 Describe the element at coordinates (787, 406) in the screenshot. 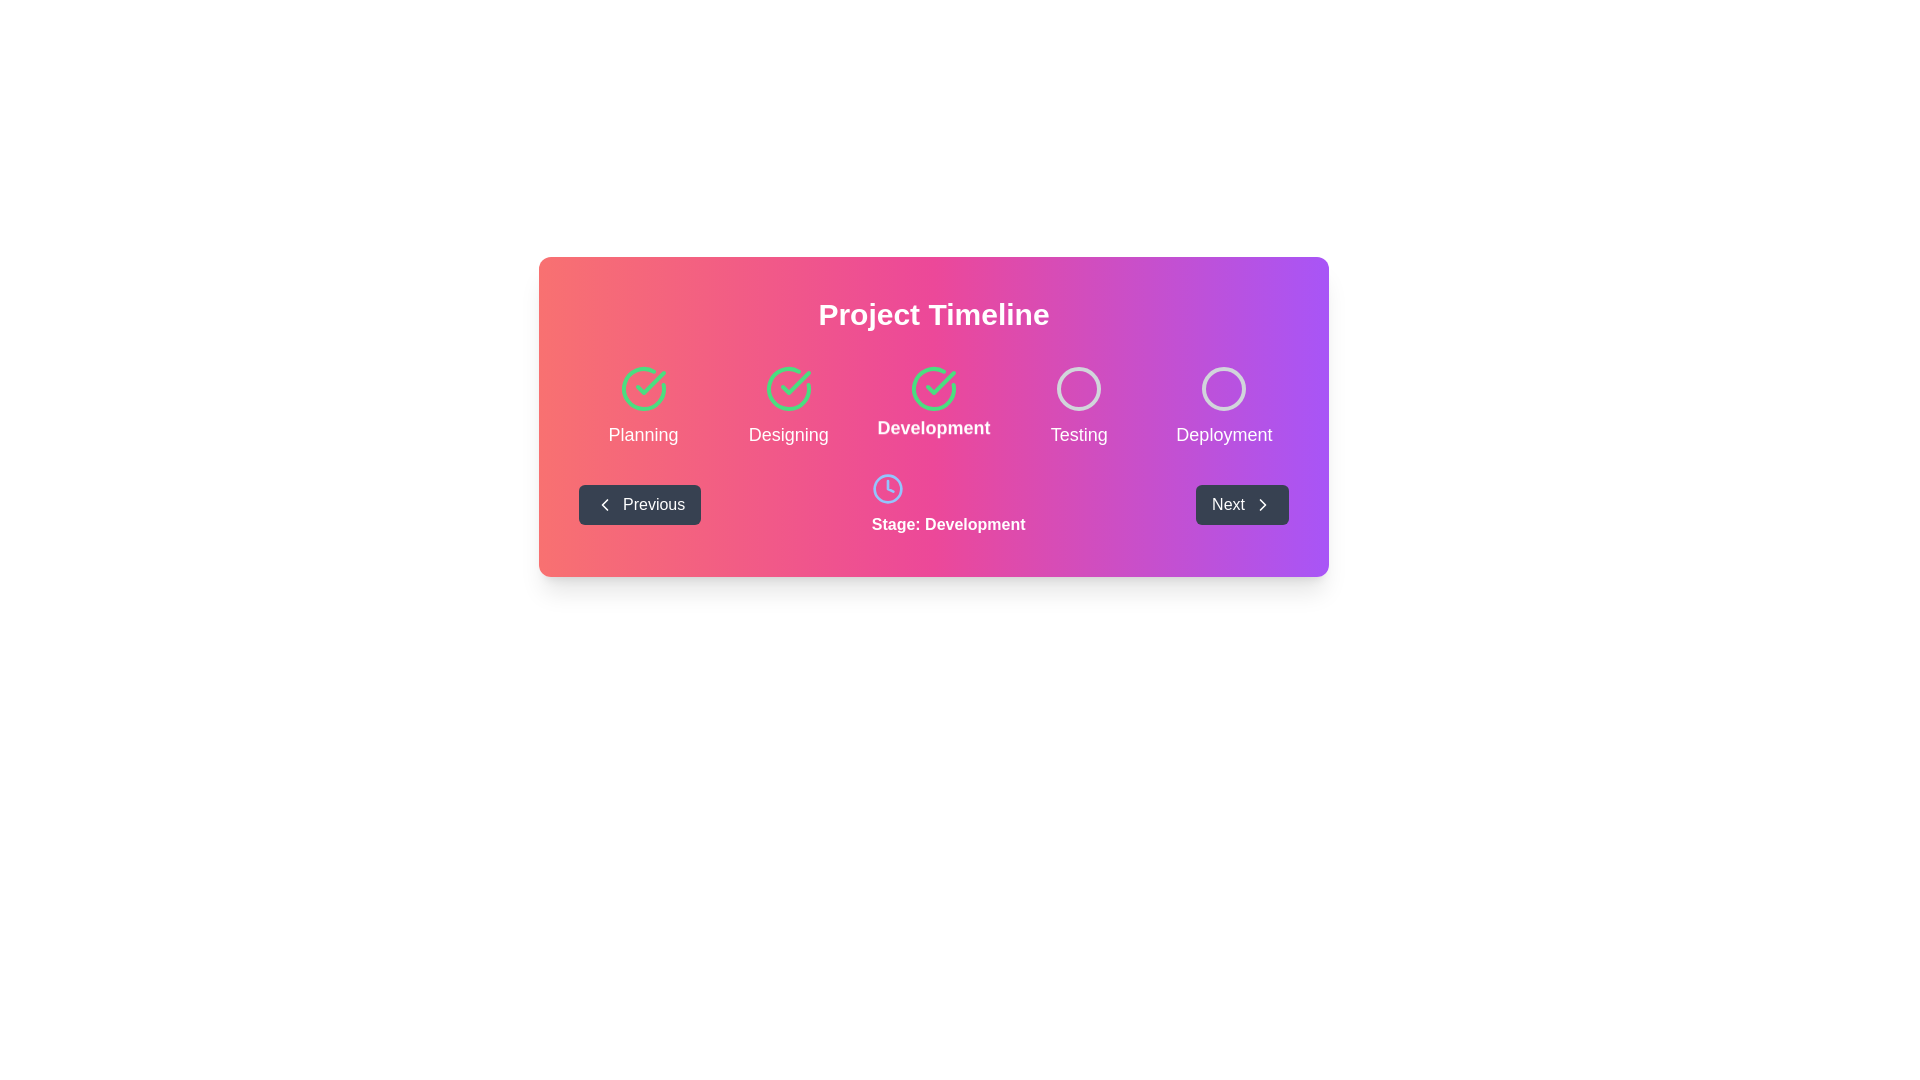

I see `the Status indicator labeled 'Designing' in the Project Timeline progress tracker, which shows a green checkmark indicating completion` at that location.